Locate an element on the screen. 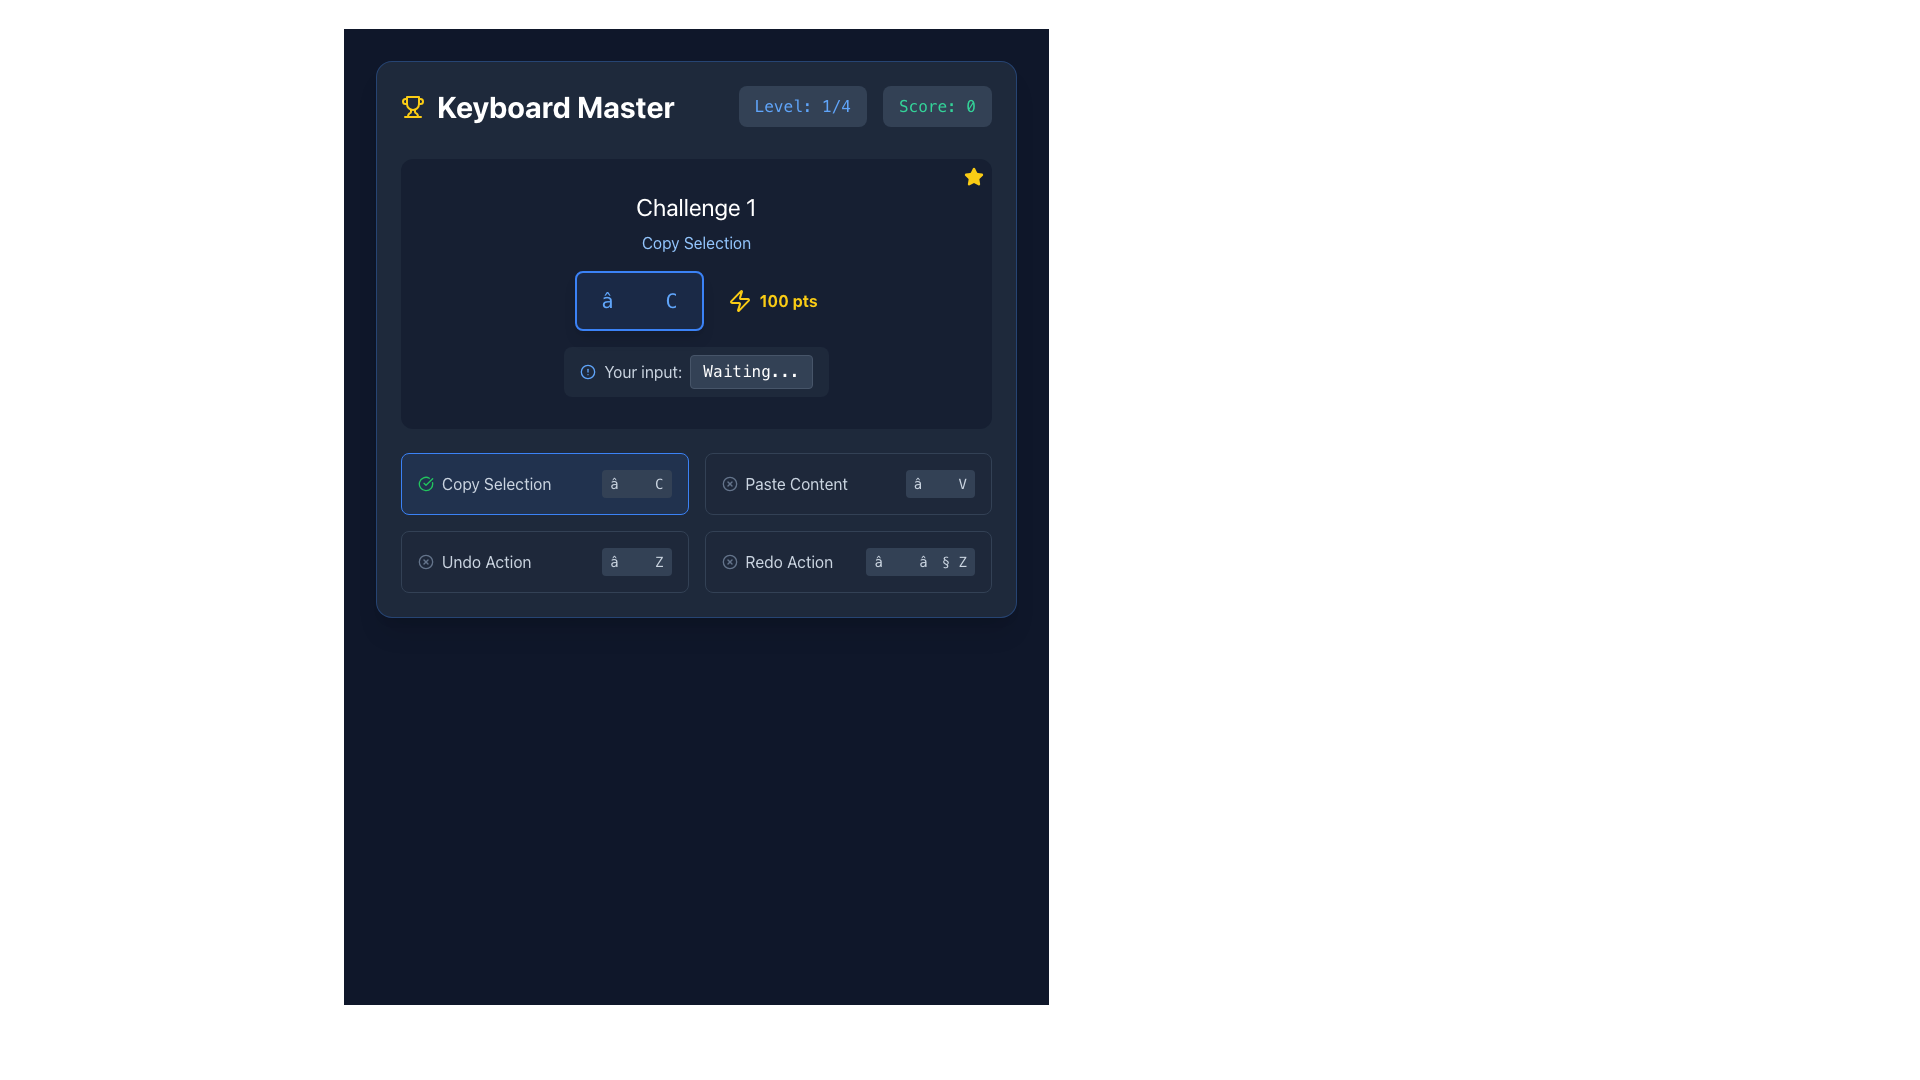 The width and height of the screenshot is (1920, 1080). the center of the circular icon button with a cross mark inside it, located next to the 'Paste Content' label is located at coordinates (728, 483).